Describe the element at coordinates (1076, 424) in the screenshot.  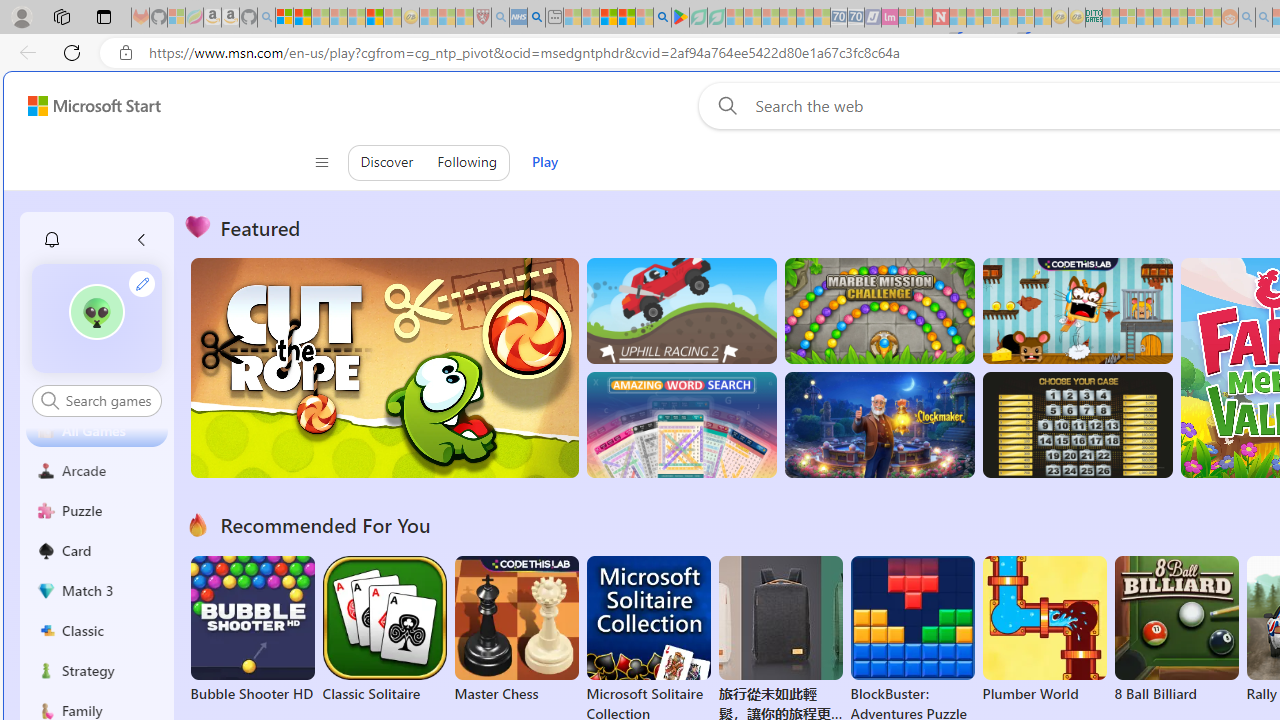
I see `'Deal or No Deal'` at that location.